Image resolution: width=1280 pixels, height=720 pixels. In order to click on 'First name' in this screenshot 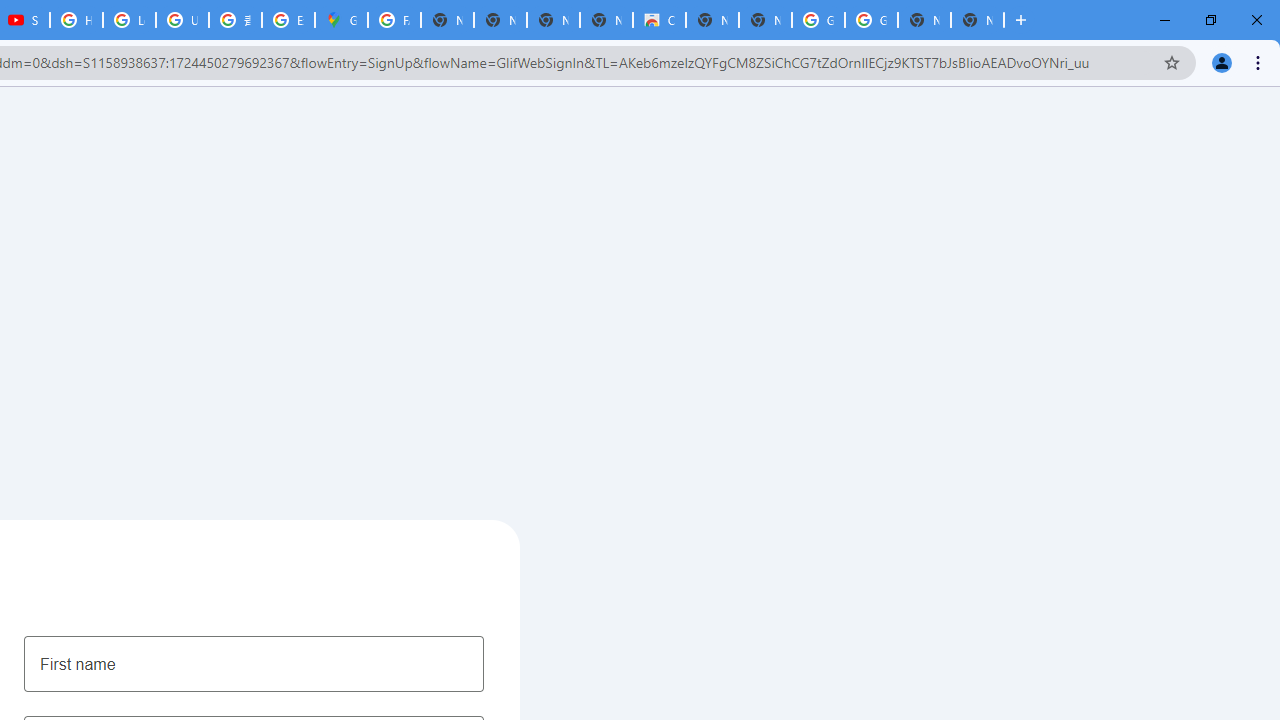, I will do `click(253, 663)`.